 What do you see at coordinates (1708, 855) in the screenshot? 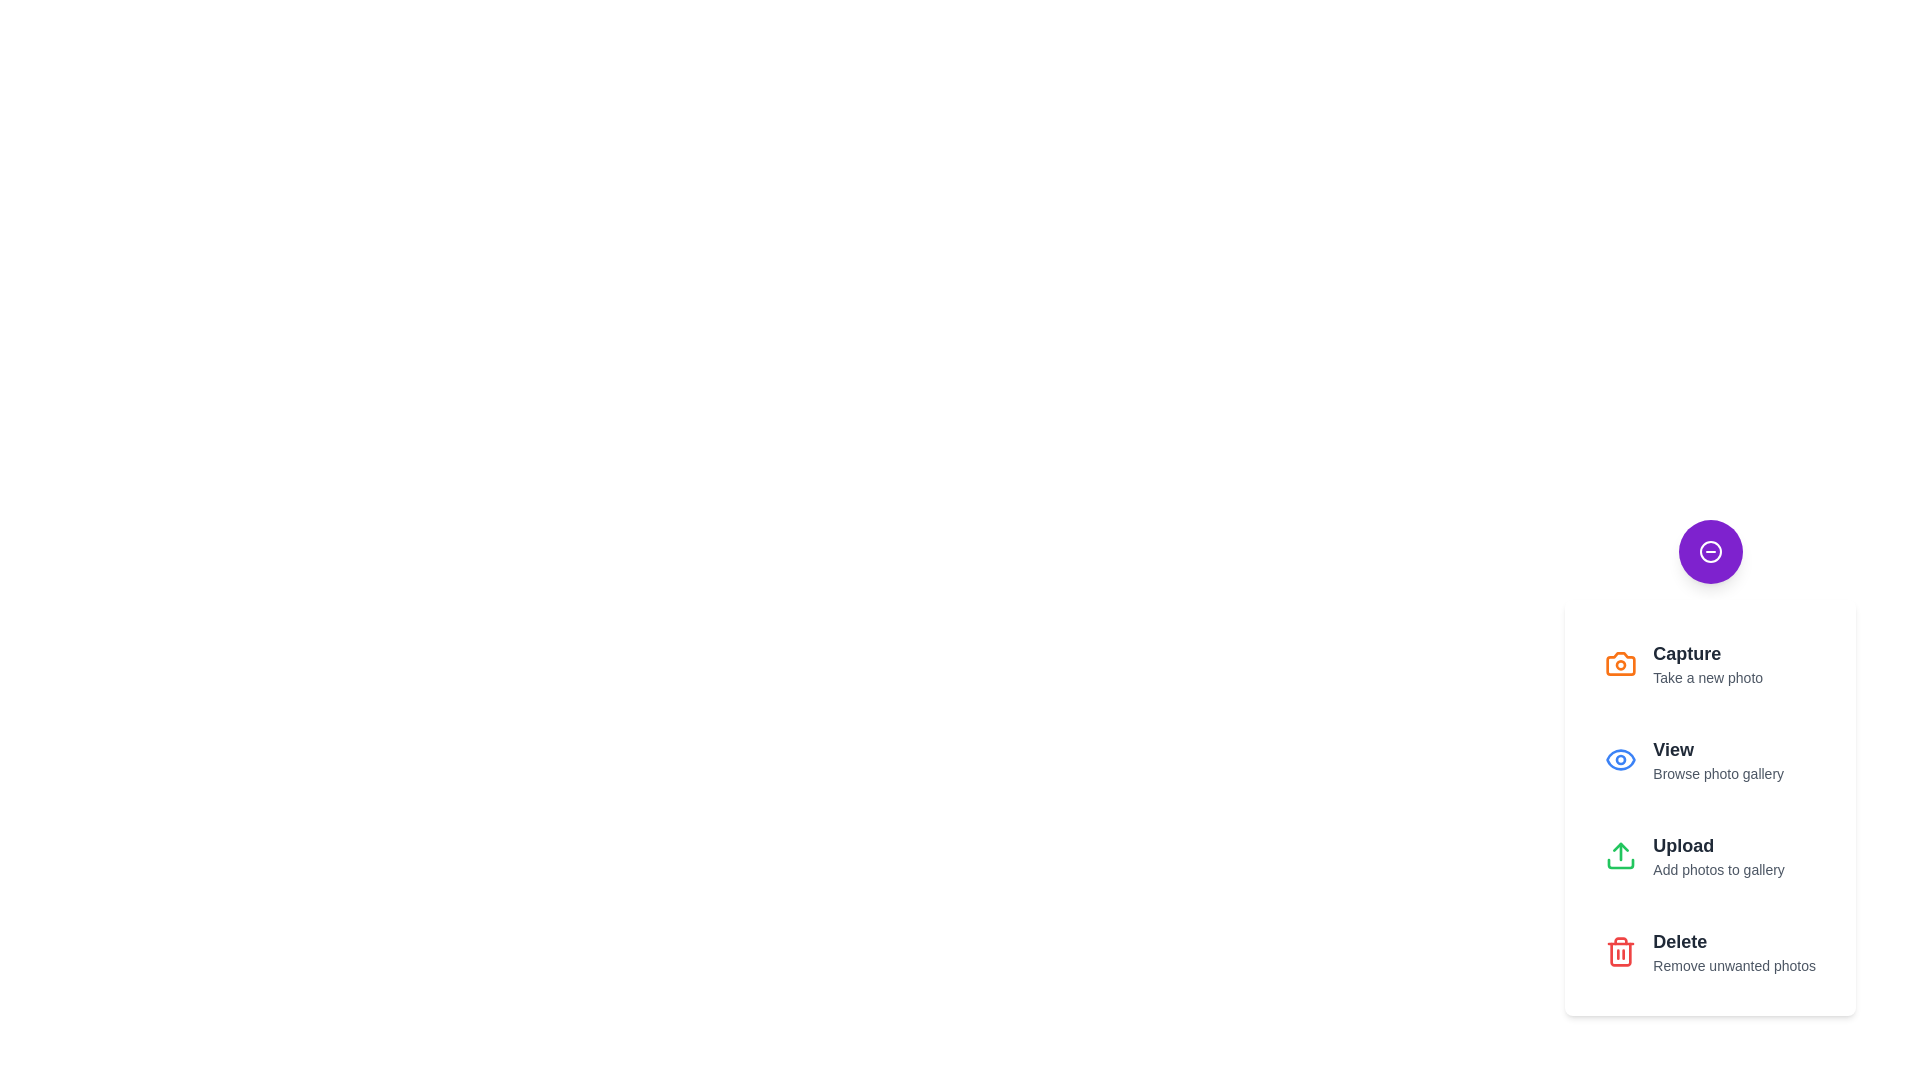
I see `the 'Upload' button to add photos to the gallery` at bounding box center [1708, 855].